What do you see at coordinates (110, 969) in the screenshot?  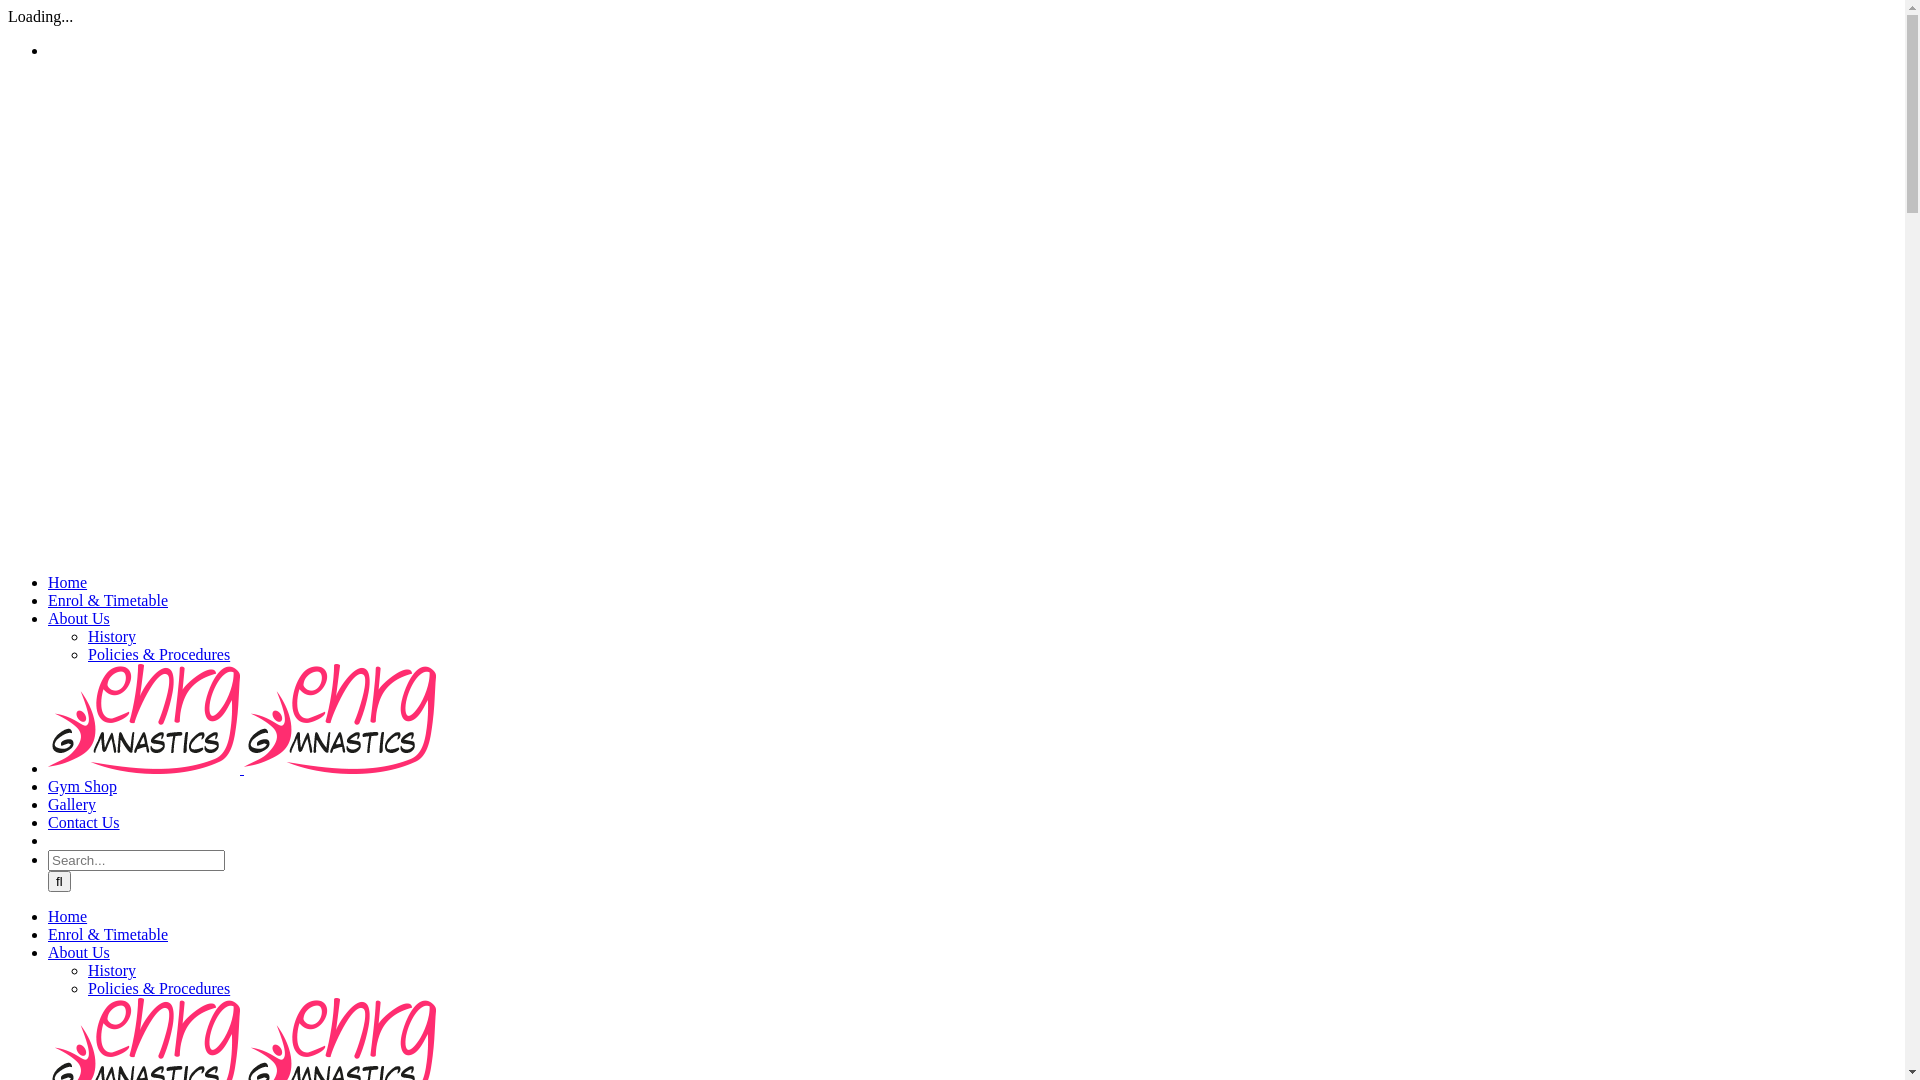 I see `'History'` at bounding box center [110, 969].